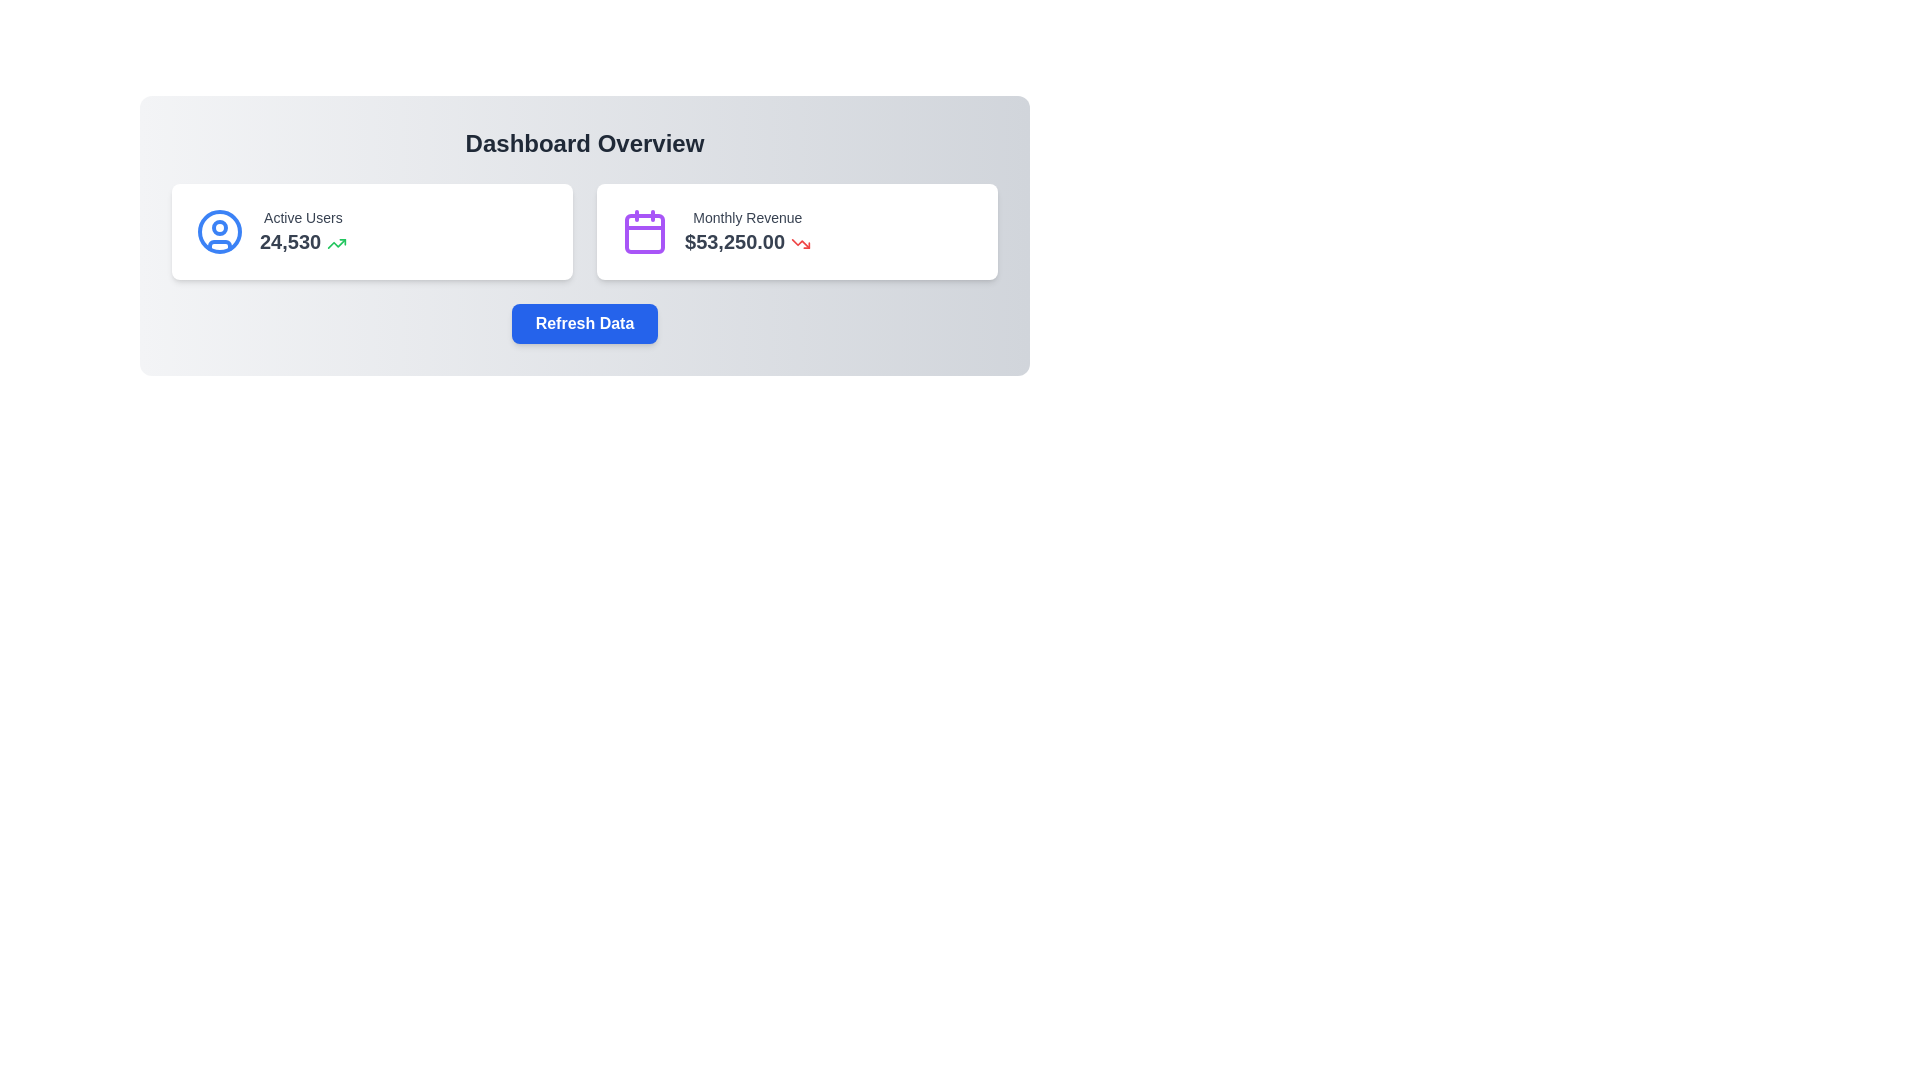  I want to click on the total count of active users displayed as '24,530' in the left panel of the dashboard overview card, next to the upward trending green arrow icon, so click(302, 241).